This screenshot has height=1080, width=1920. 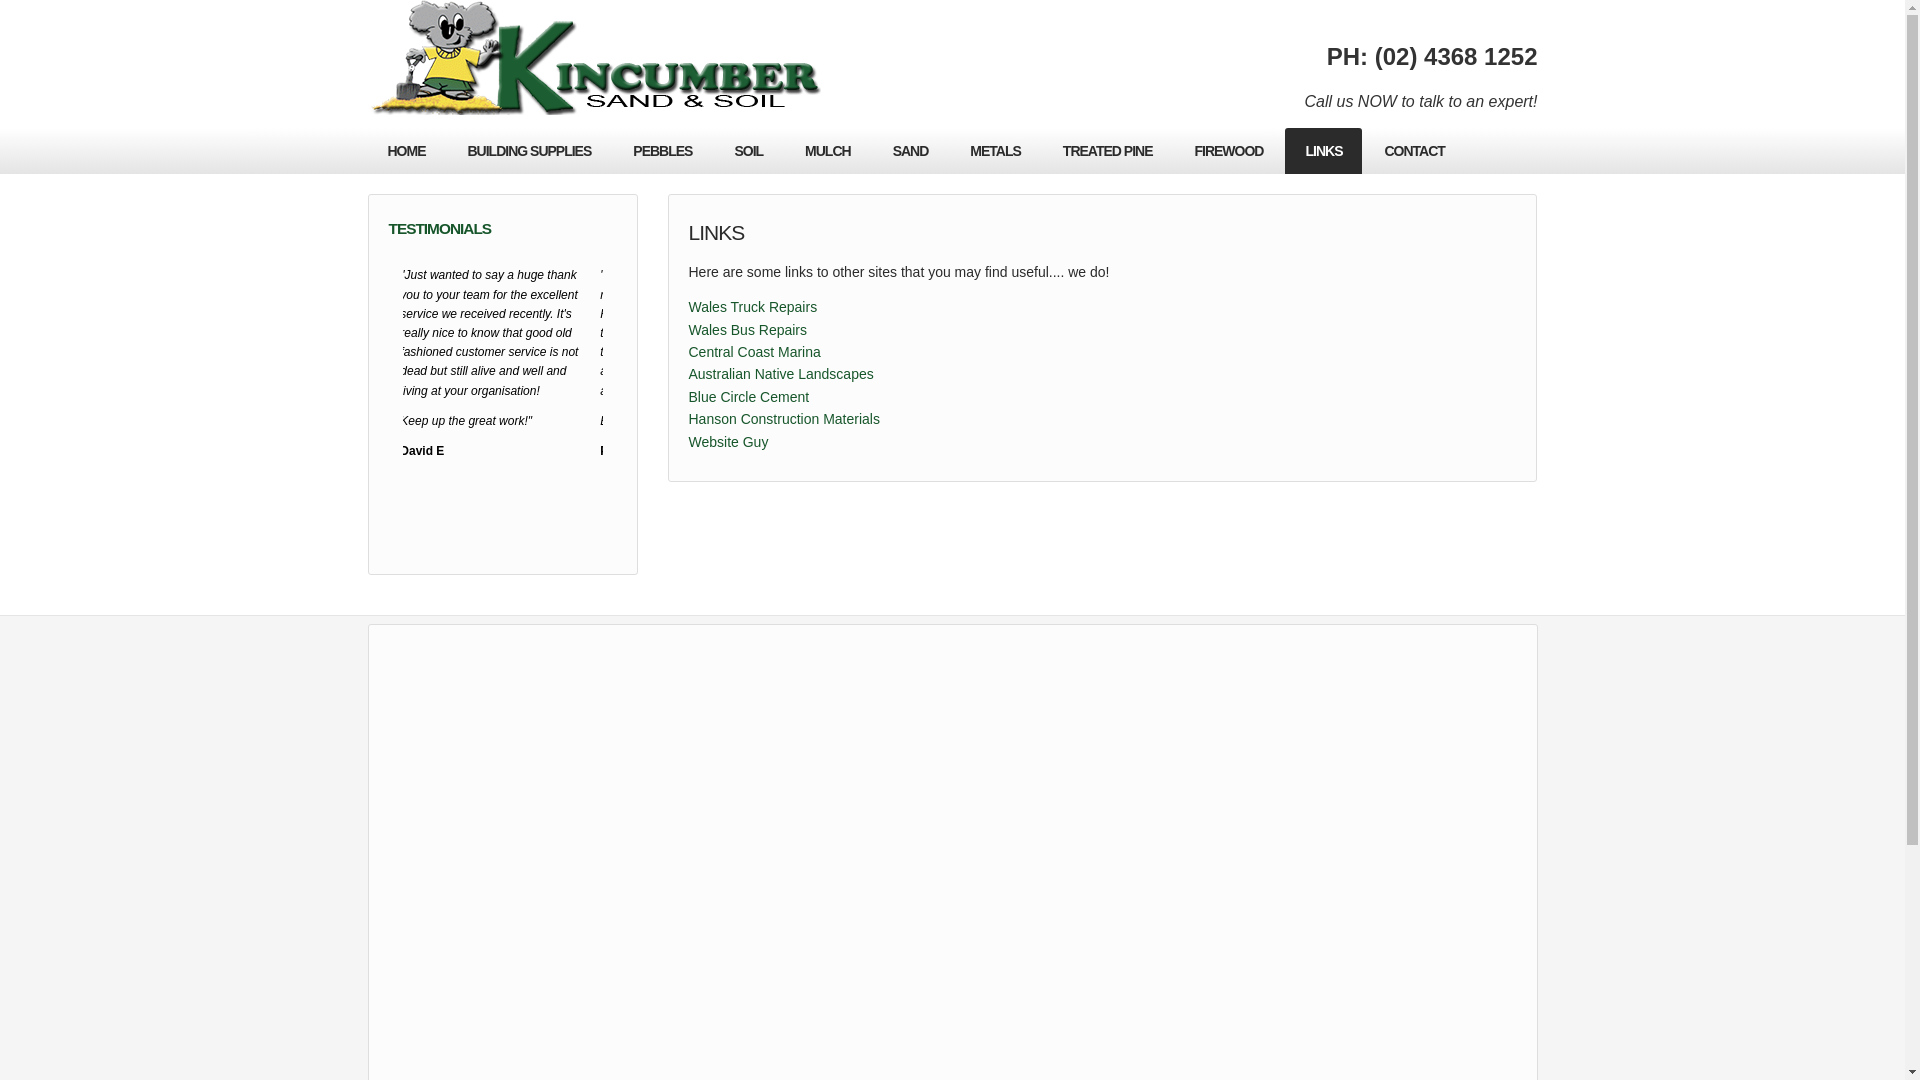 I want to click on 'Blue Circle Cement', so click(x=687, y=397).